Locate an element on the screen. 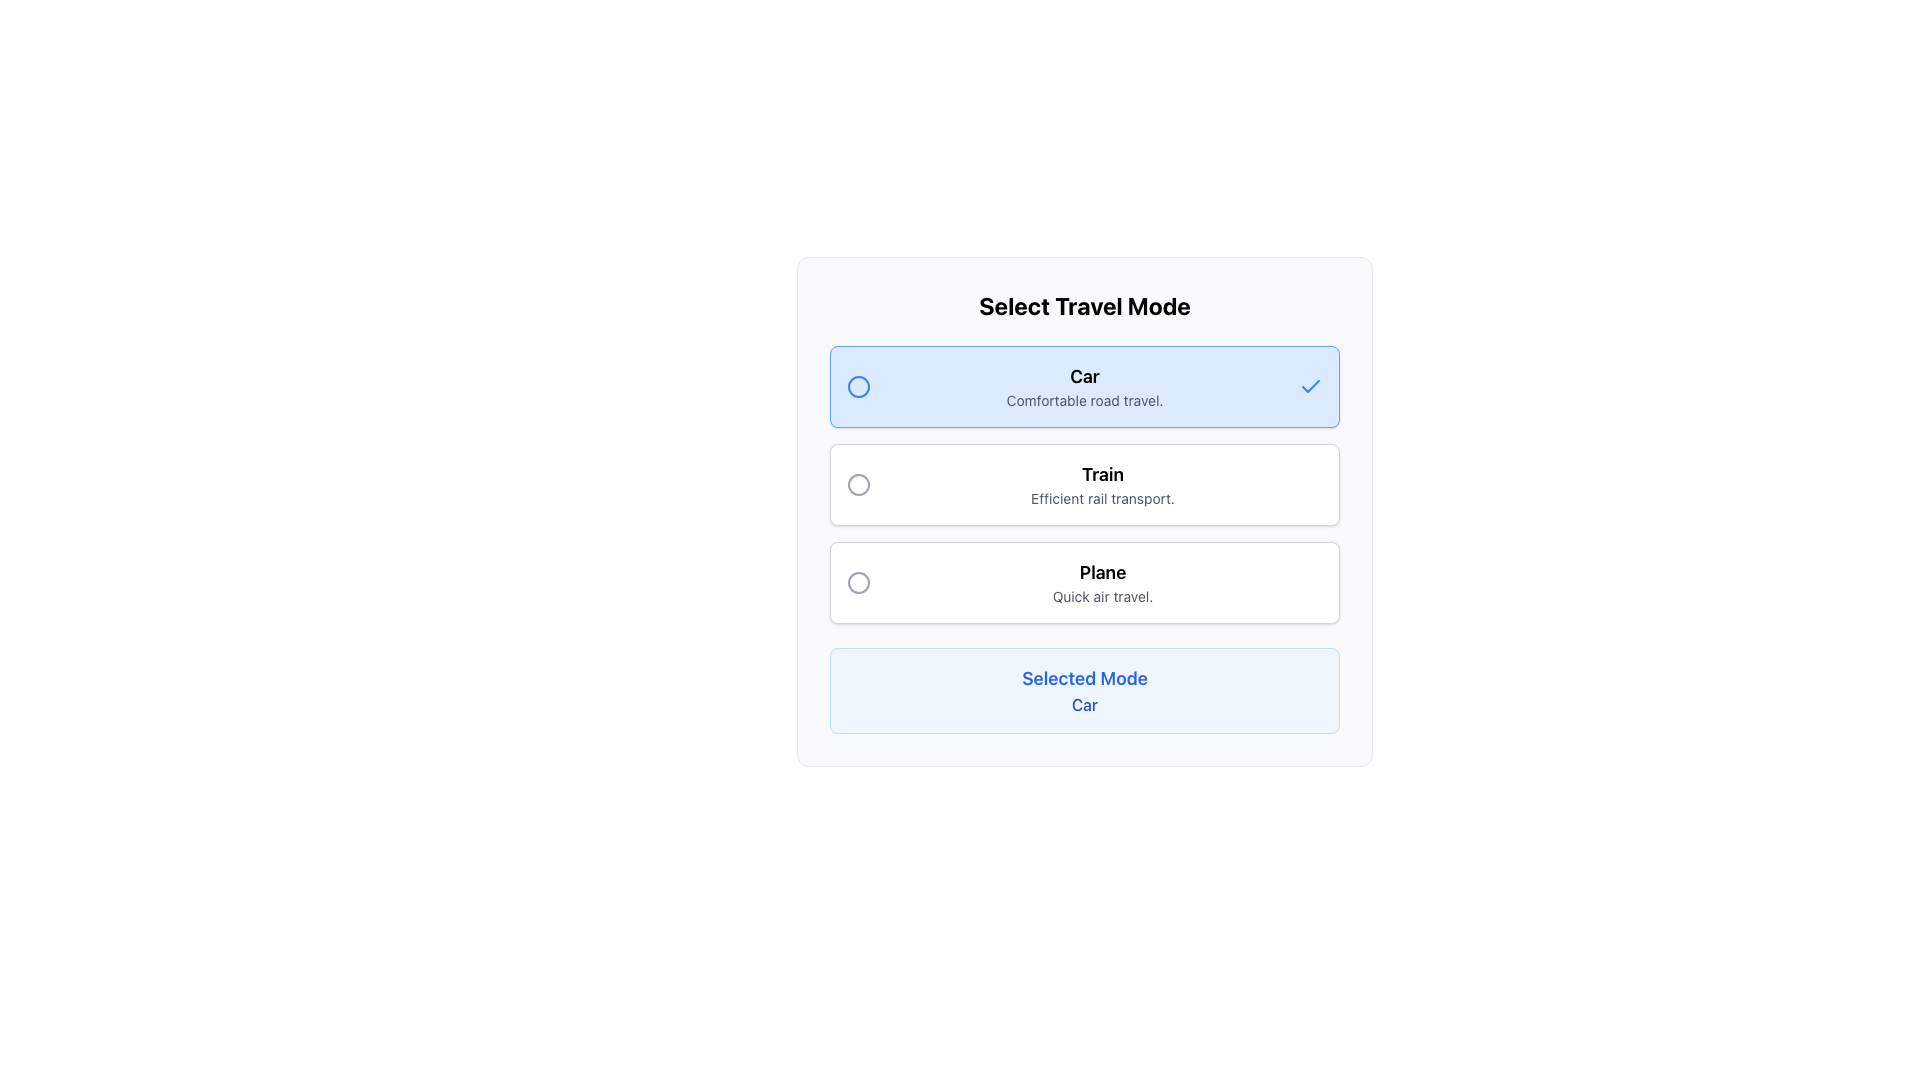 This screenshot has width=1920, height=1080. the 'Train' text option in the Text and Icon Selector Item is located at coordinates (1102, 485).